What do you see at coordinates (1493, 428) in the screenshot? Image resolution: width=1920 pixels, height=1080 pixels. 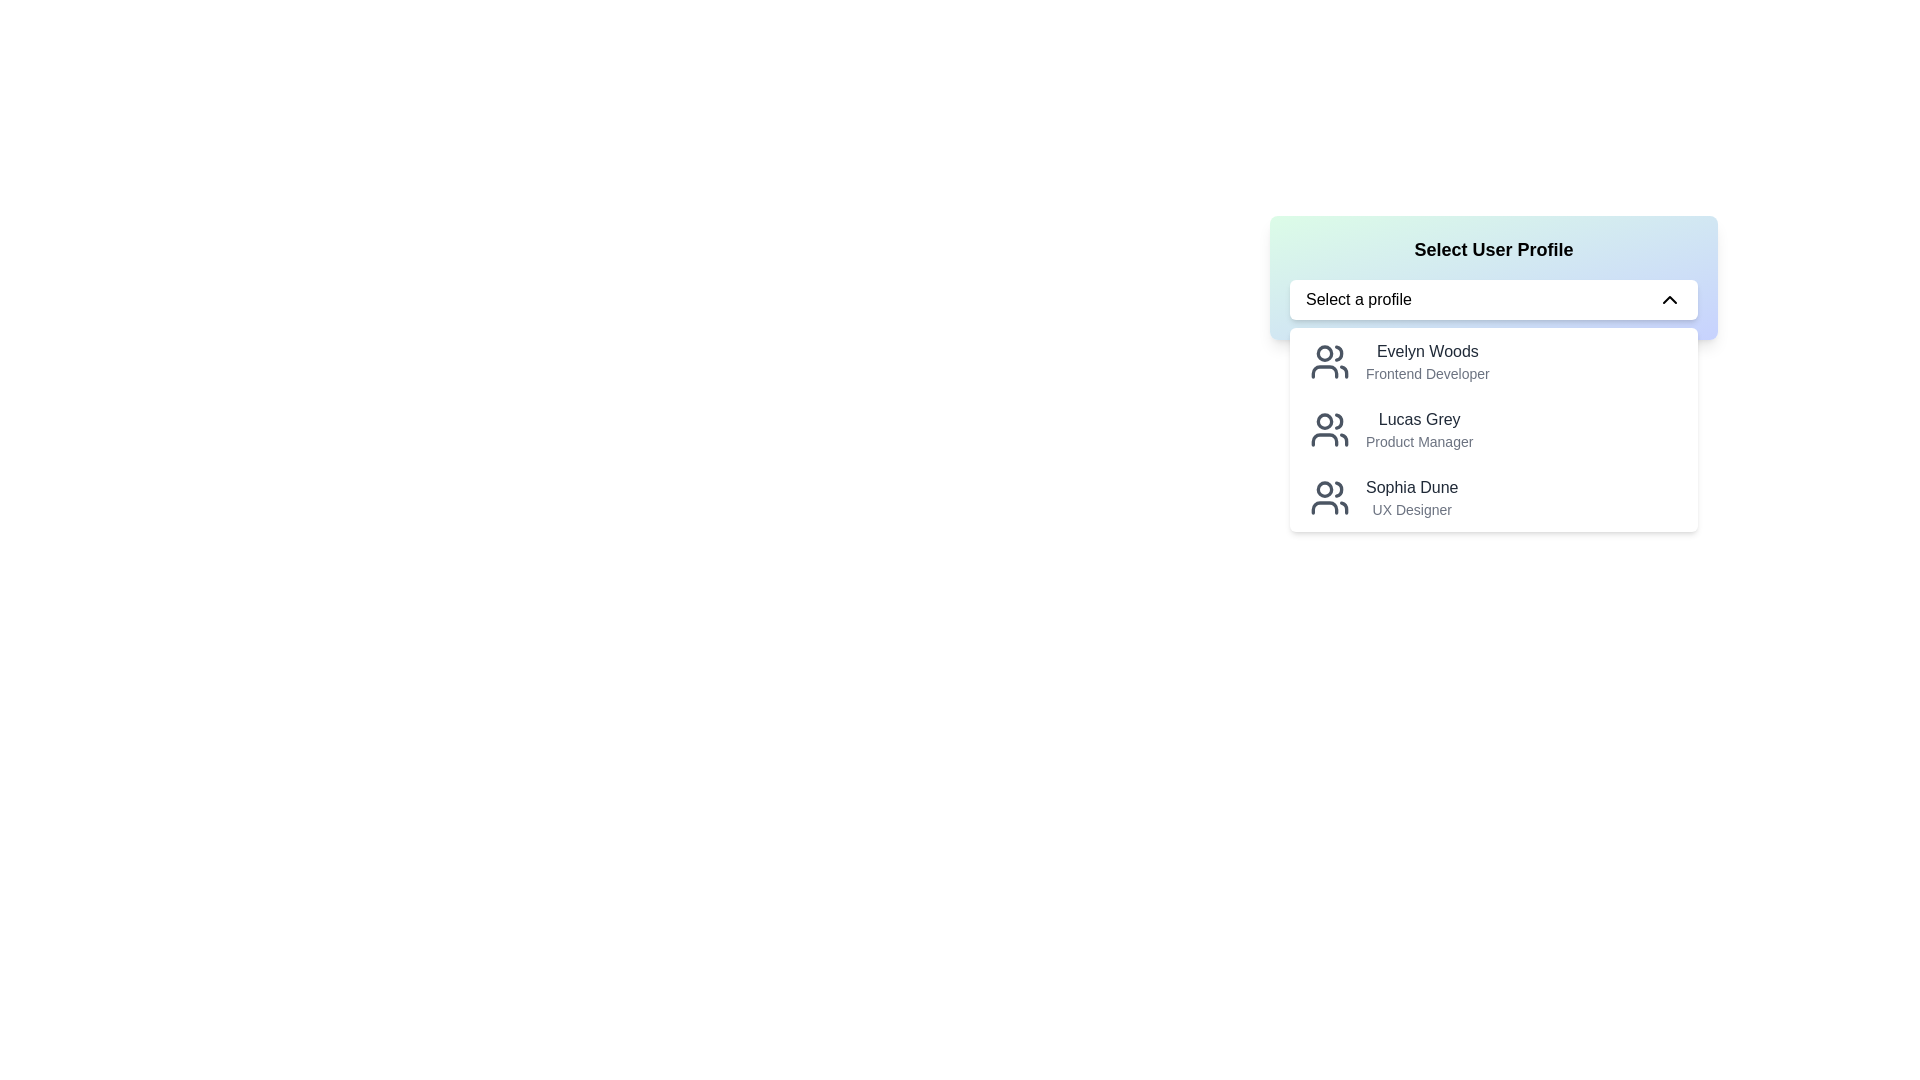 I see `the profile listing item for 'Lucas Grey' in the dropdown menu` at bounding box center [1493, 428].